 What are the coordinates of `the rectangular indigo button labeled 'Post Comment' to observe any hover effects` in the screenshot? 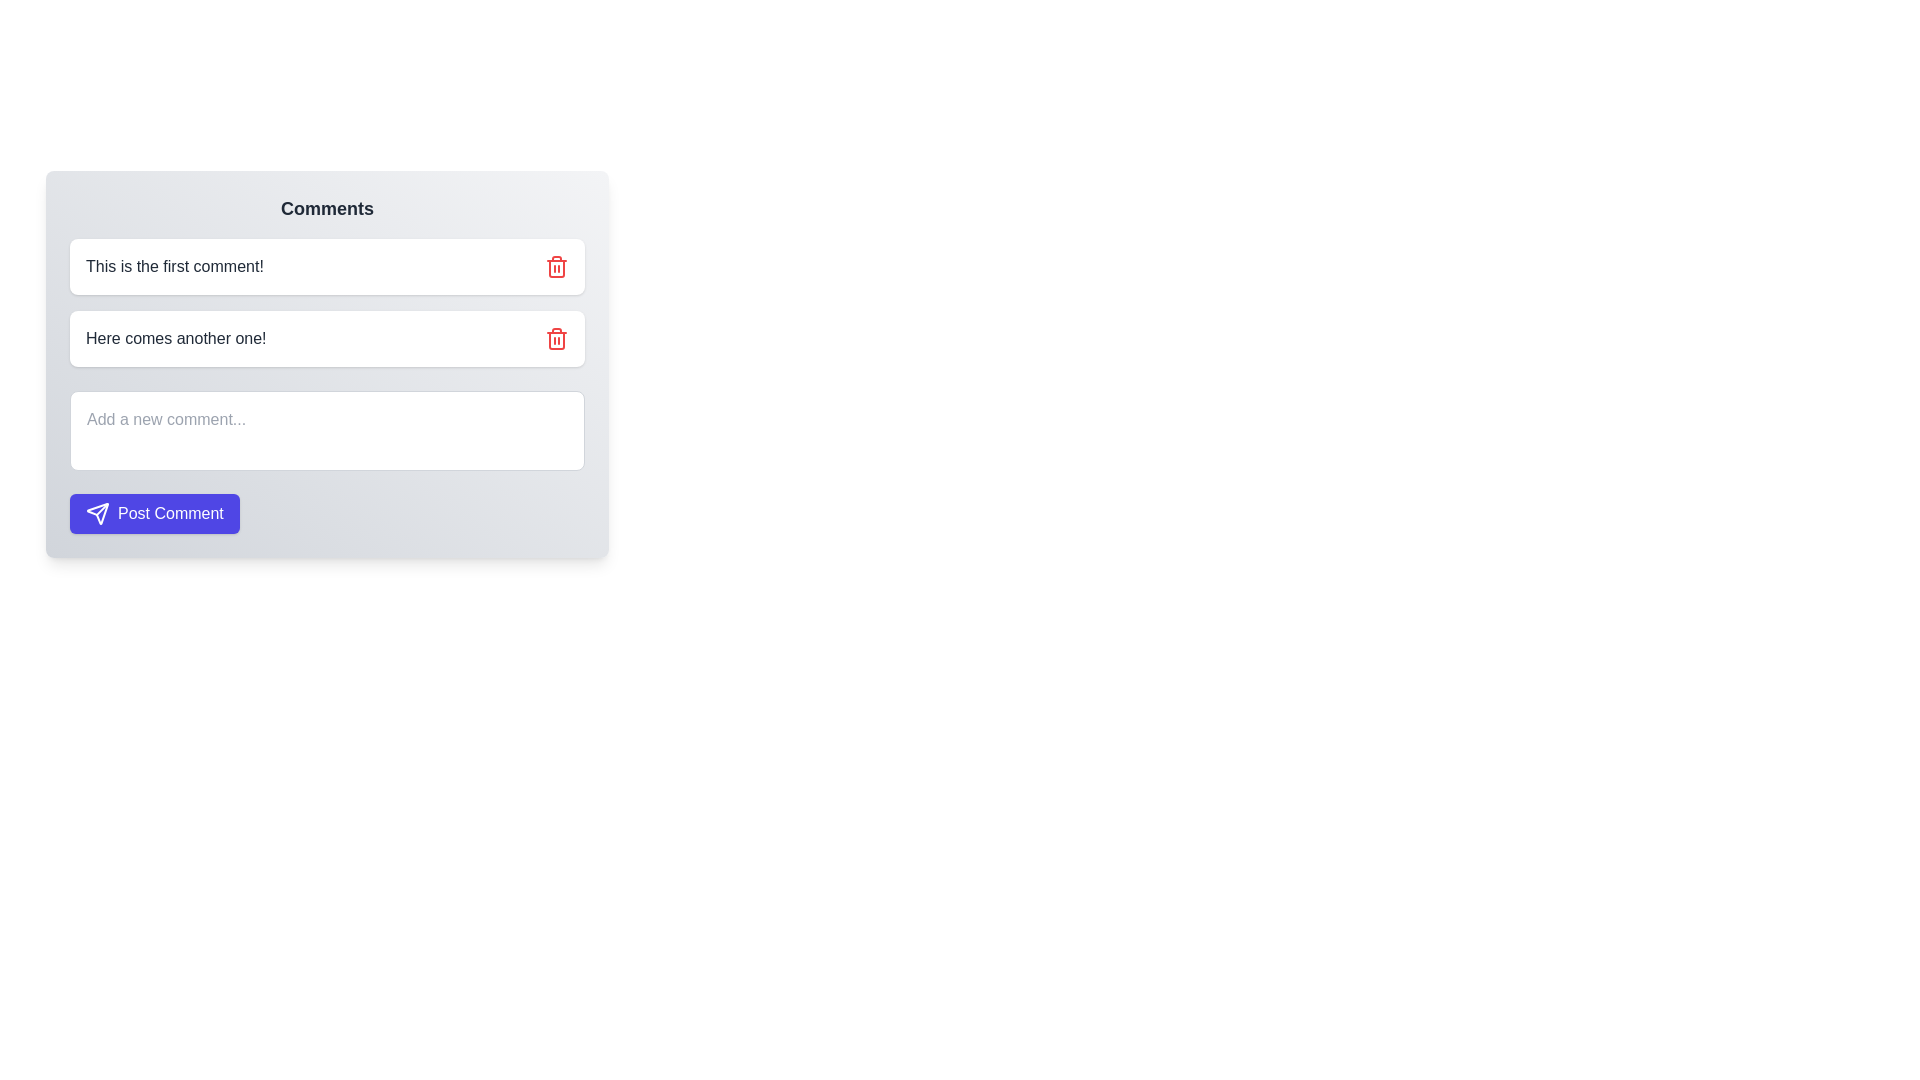 It's located at (153, 512).